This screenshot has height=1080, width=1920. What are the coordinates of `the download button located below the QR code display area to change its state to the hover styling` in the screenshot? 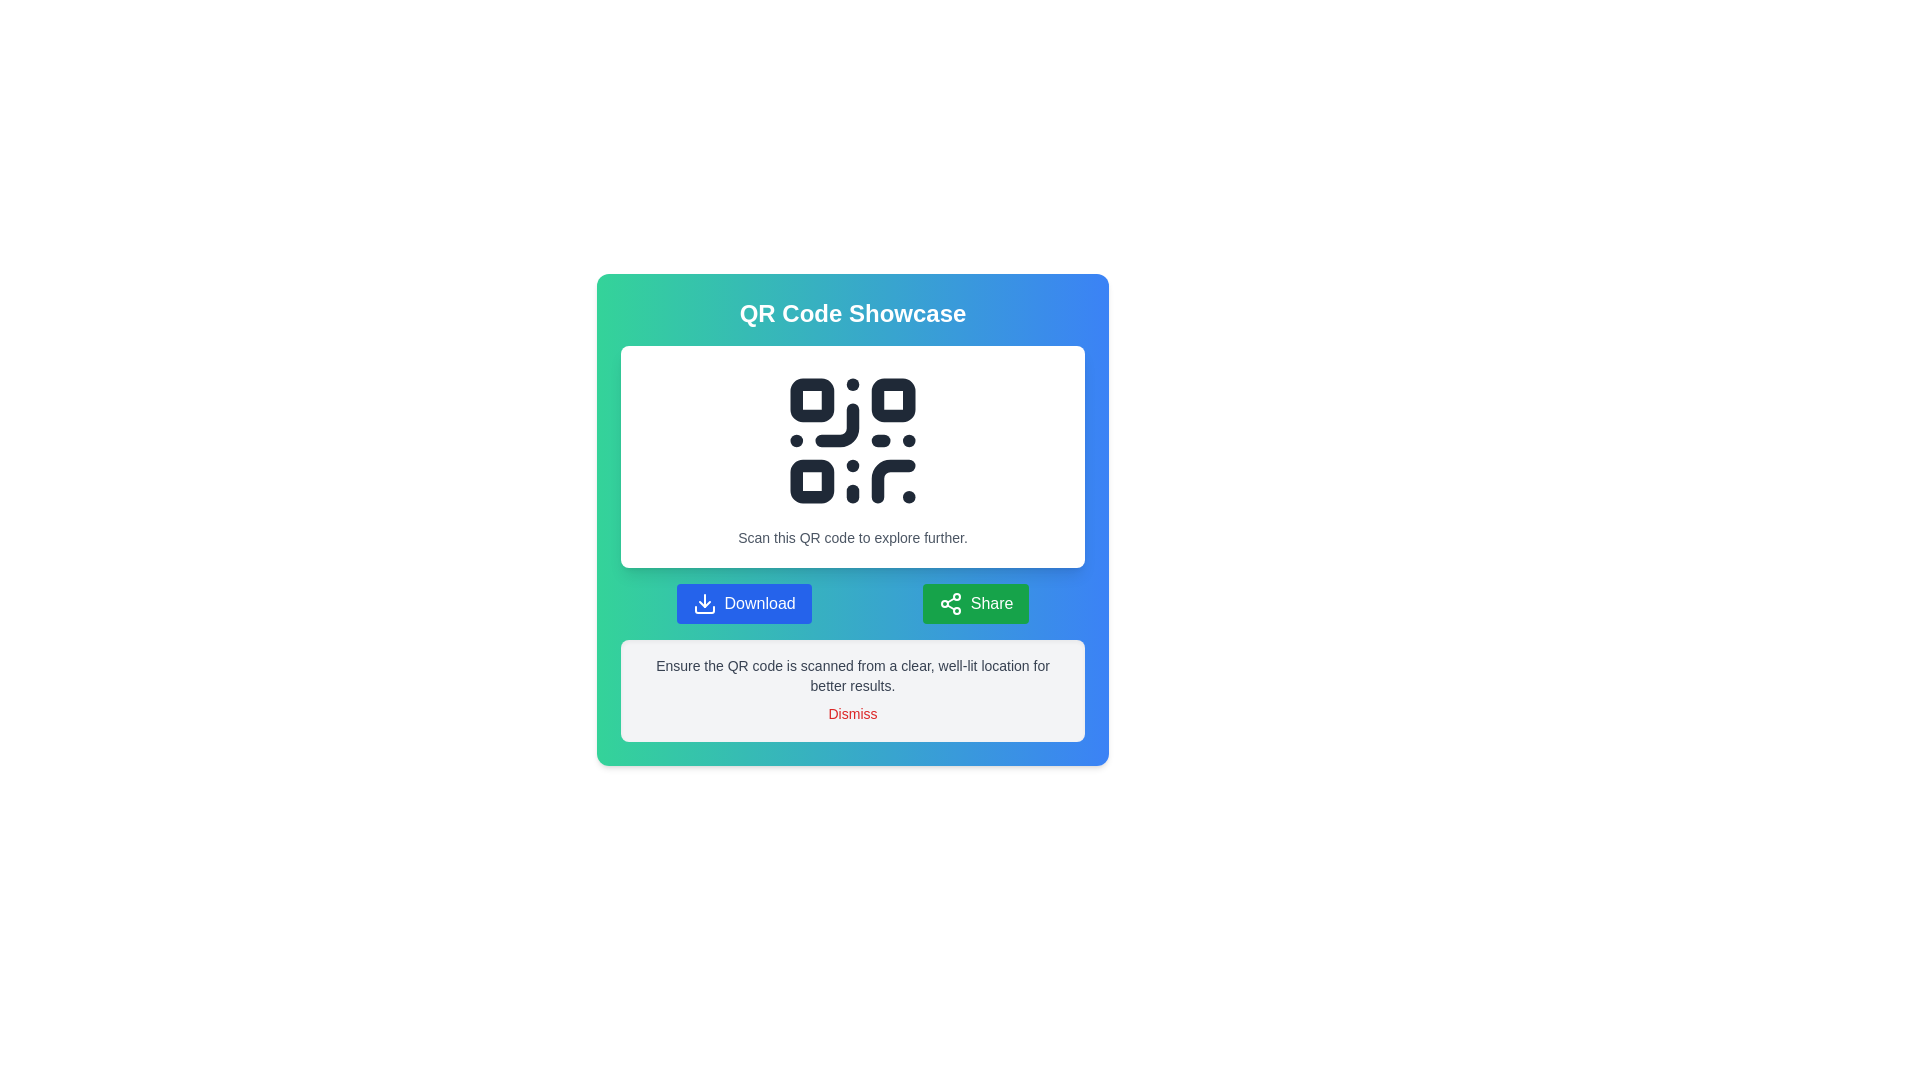 It's located at (743, 603).